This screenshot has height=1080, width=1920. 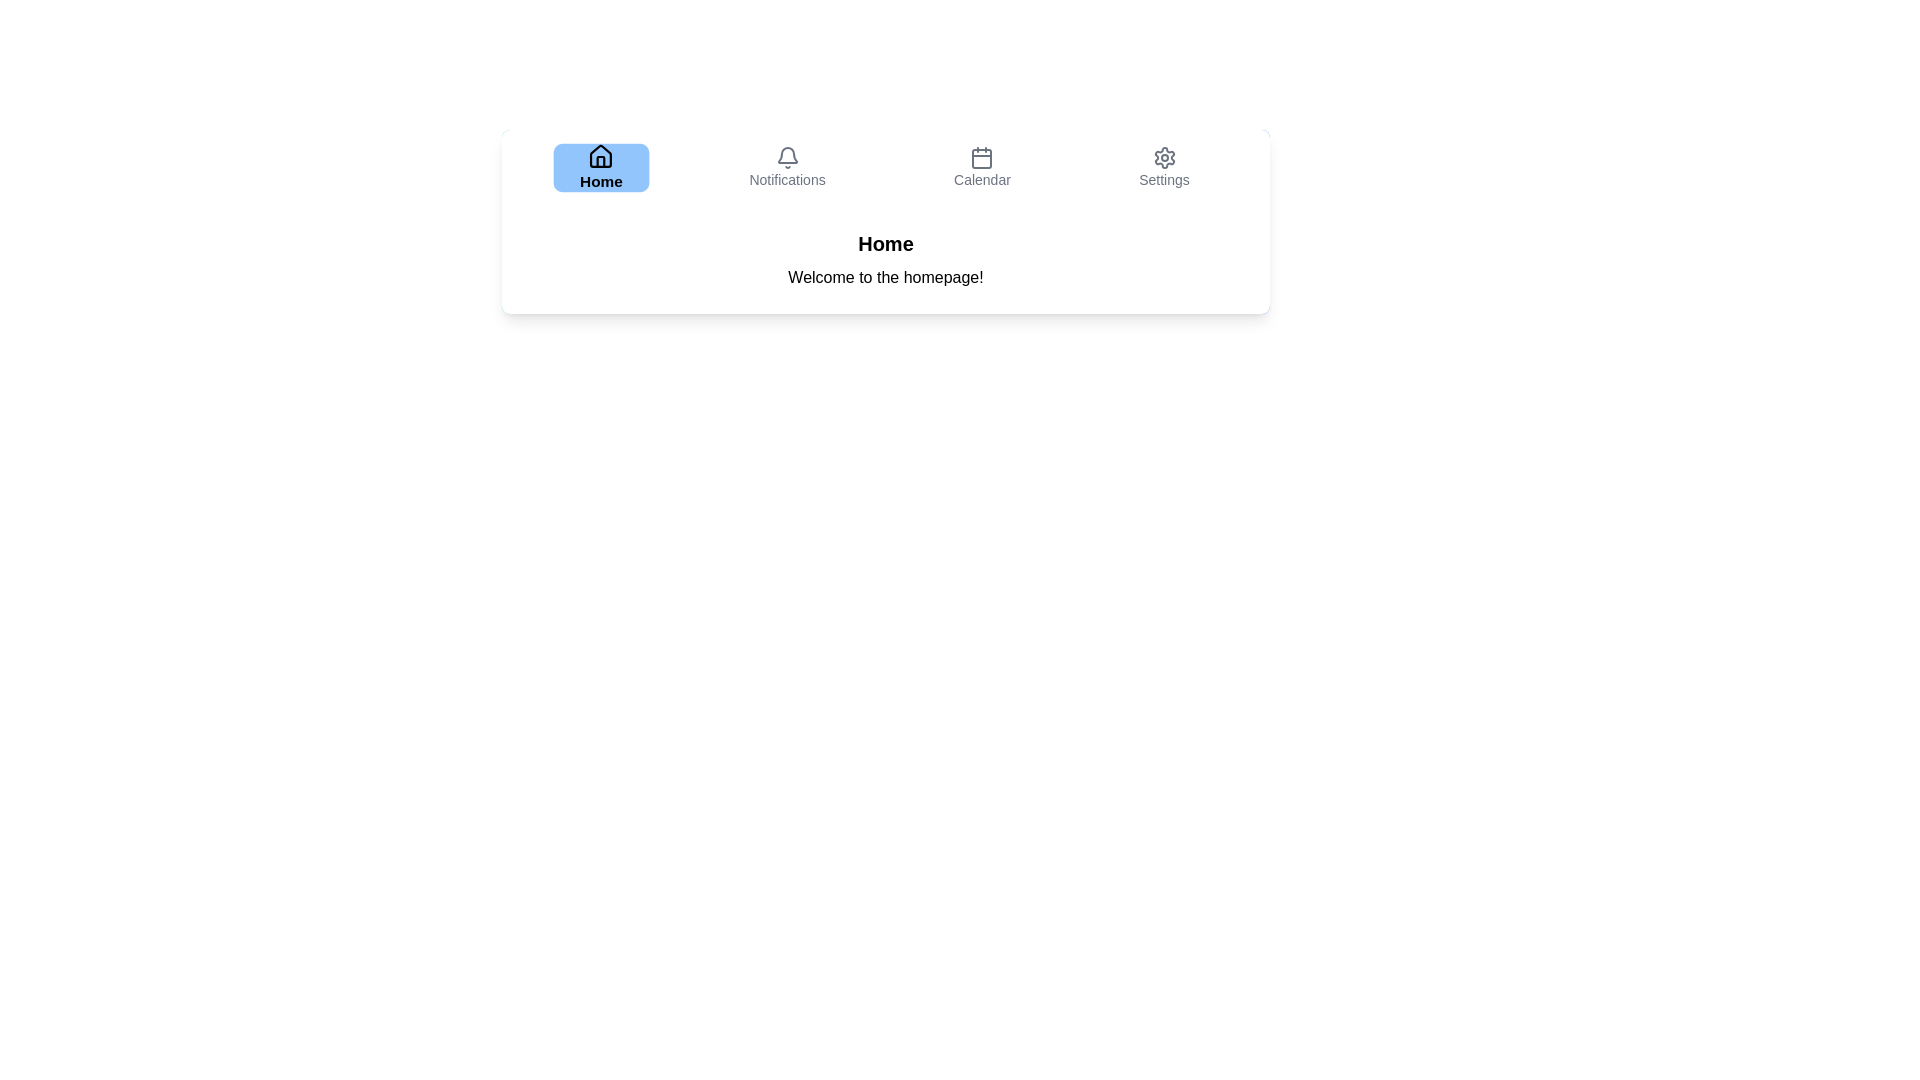 What do you see at coordinates (982, 157) in the screenshot?
I see `the main body of the calendar icon located in the toolbar, which is flanked by the Notifications icon on the left and the Settings icon on the right` at bounding box center [982, 157].